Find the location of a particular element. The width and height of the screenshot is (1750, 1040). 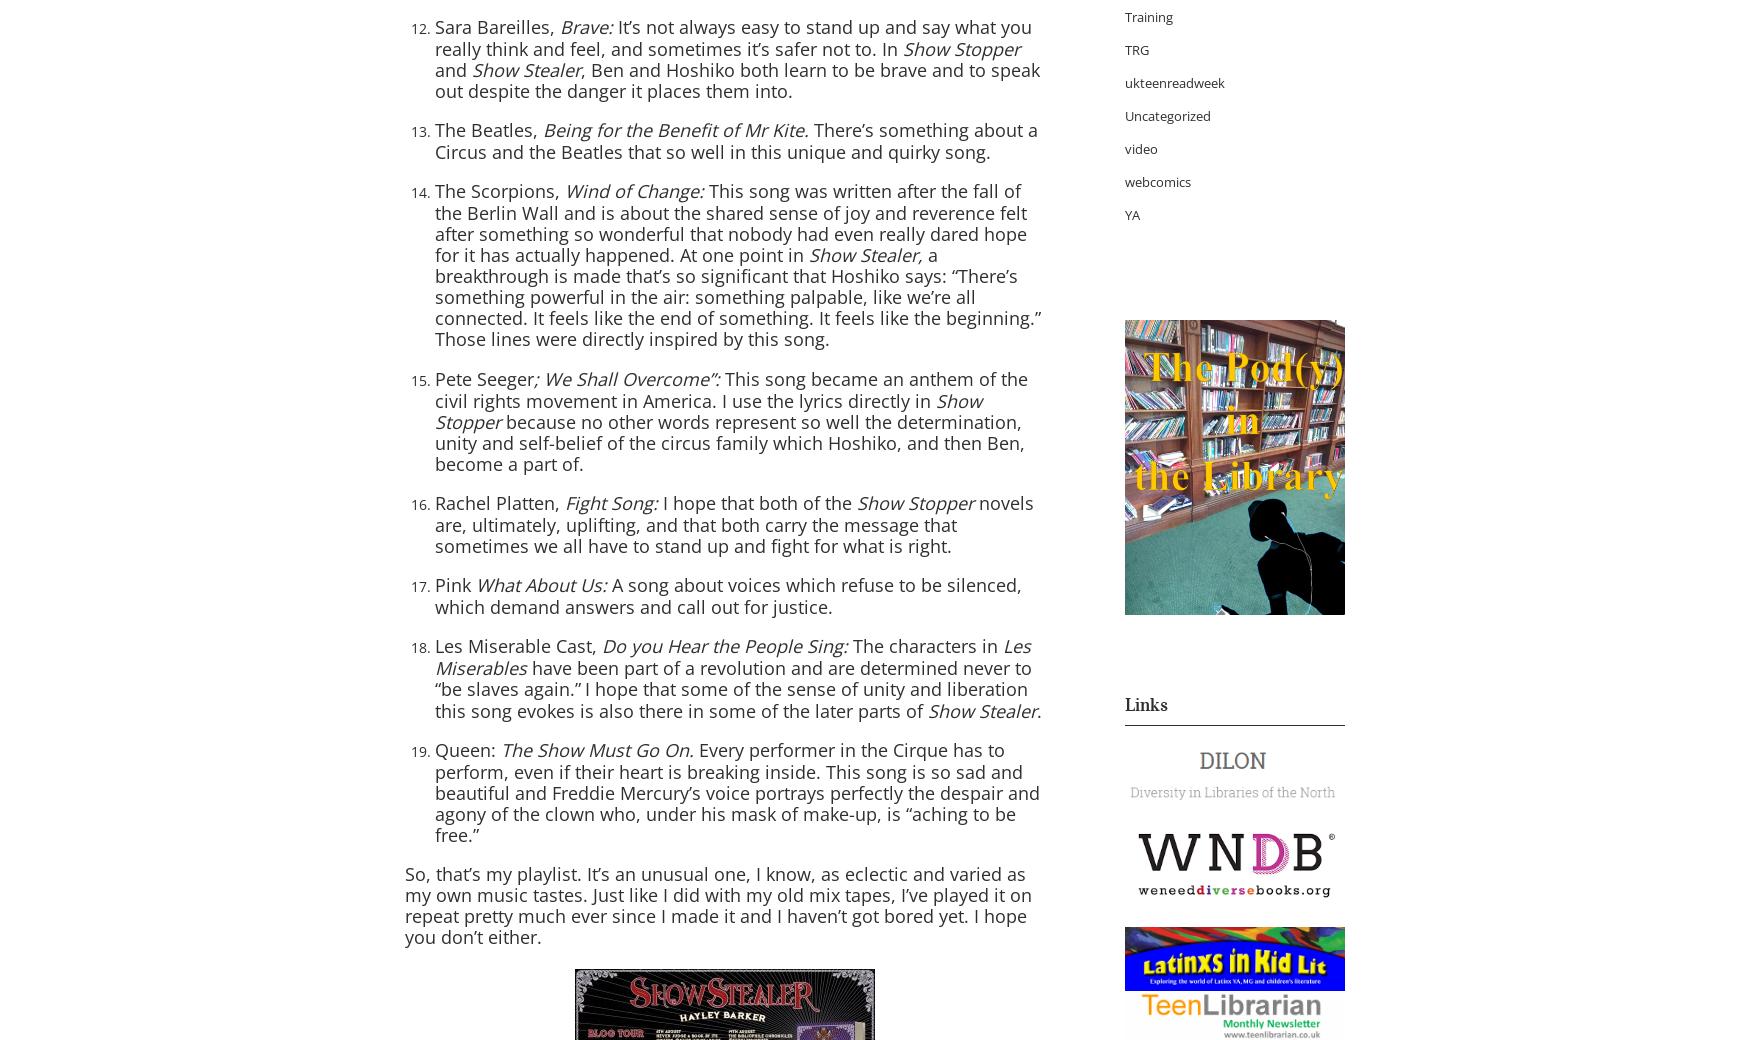

'a breakthrough is made that’s so significant that Hoshiko says: “There’s something powerful in the air: something palpable, like we’re all connected. It feels like the end of something. It feels like the beginning.”' is located at coordinates (737, 285).